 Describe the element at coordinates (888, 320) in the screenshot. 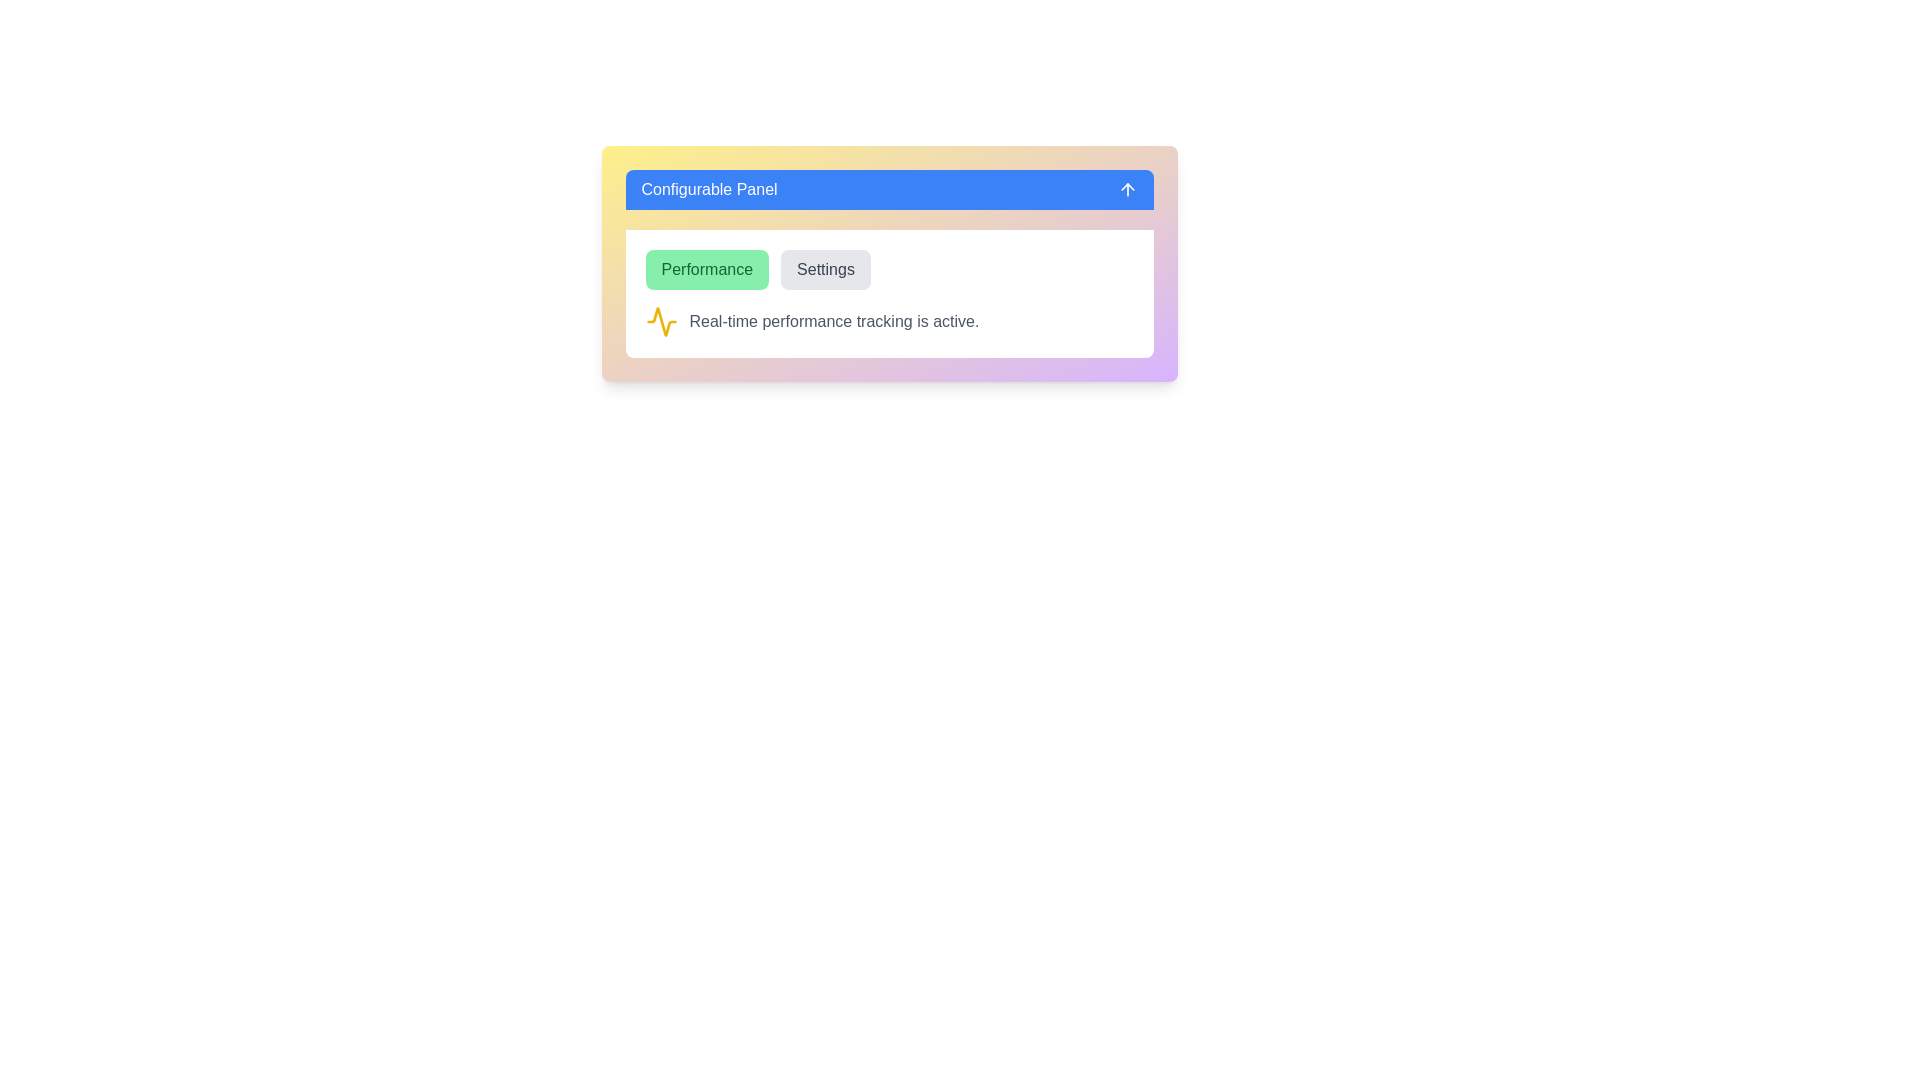

I see `the informational text with an icon that indicates real-time performance tracking is active, located below the 'Performance' and 'Settings' buttons` at that location.